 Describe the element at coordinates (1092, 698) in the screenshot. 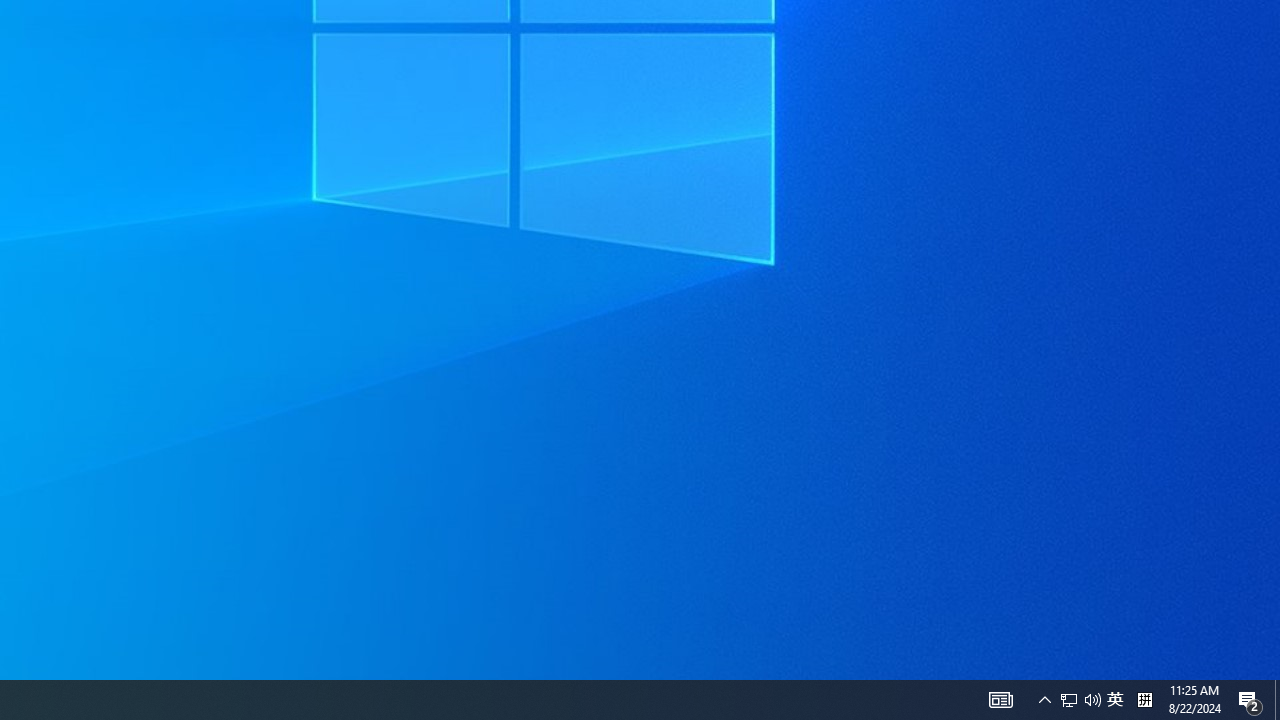

I see `'Tray Input Indicator - Chinese (Simplified, China)'` at that location.